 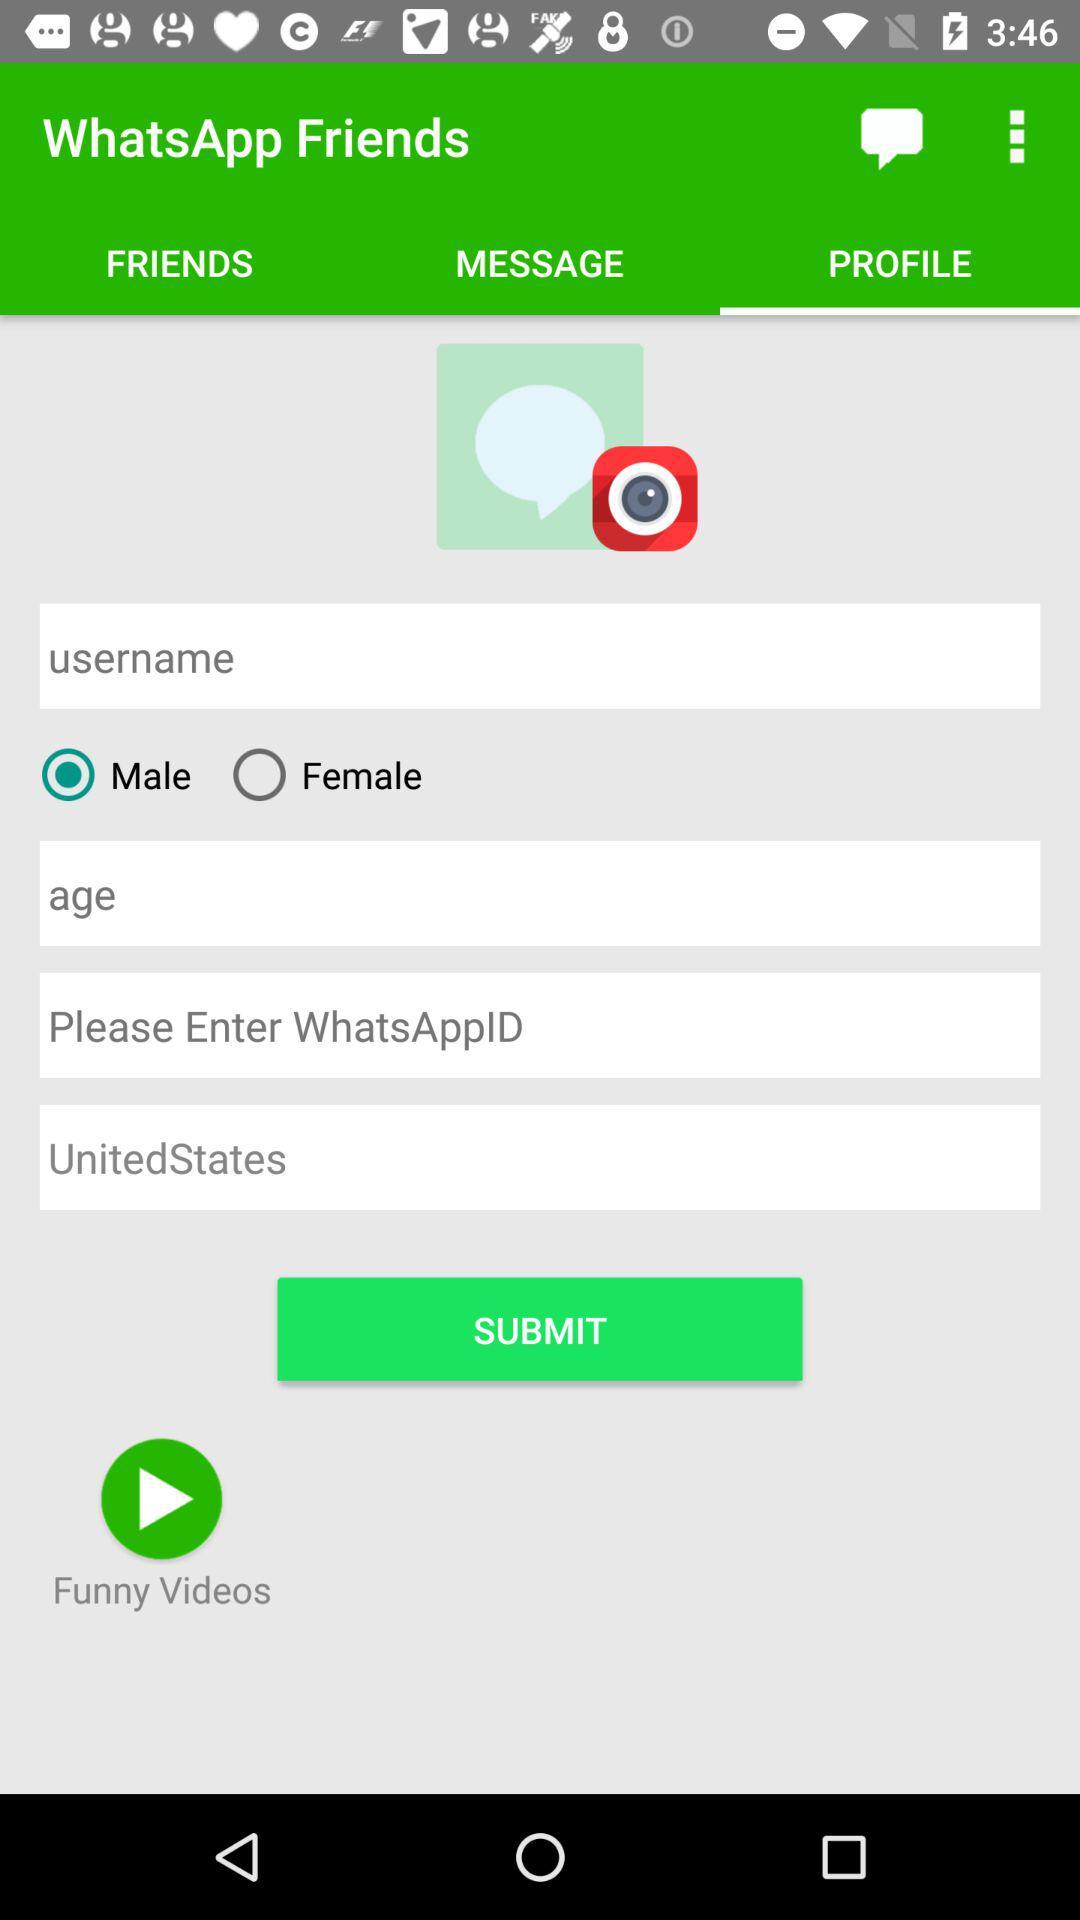 I want to click on the item to the right of the whatsapp friends, so click(x=890, y=135).